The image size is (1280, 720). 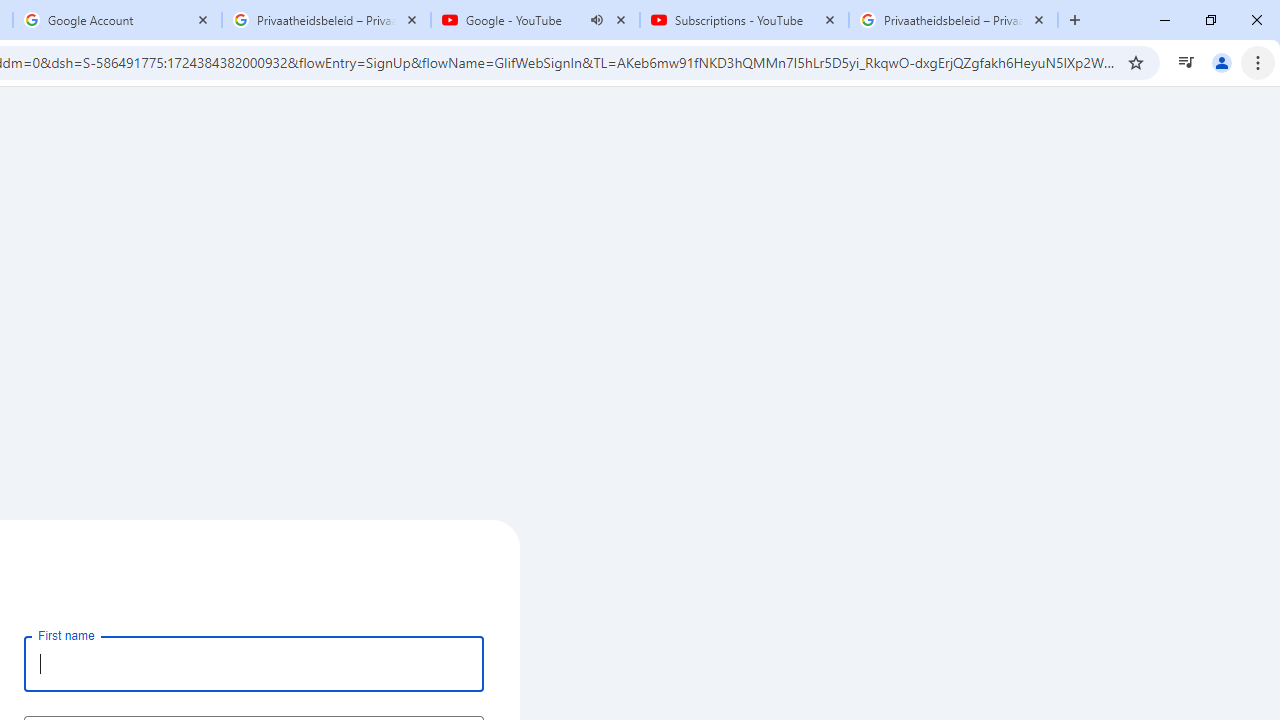 What do you see at coordinates (1185, 61) in the screenshot?
I see `'Control your music, videos, and more'` at bounding box center [1185, 61].